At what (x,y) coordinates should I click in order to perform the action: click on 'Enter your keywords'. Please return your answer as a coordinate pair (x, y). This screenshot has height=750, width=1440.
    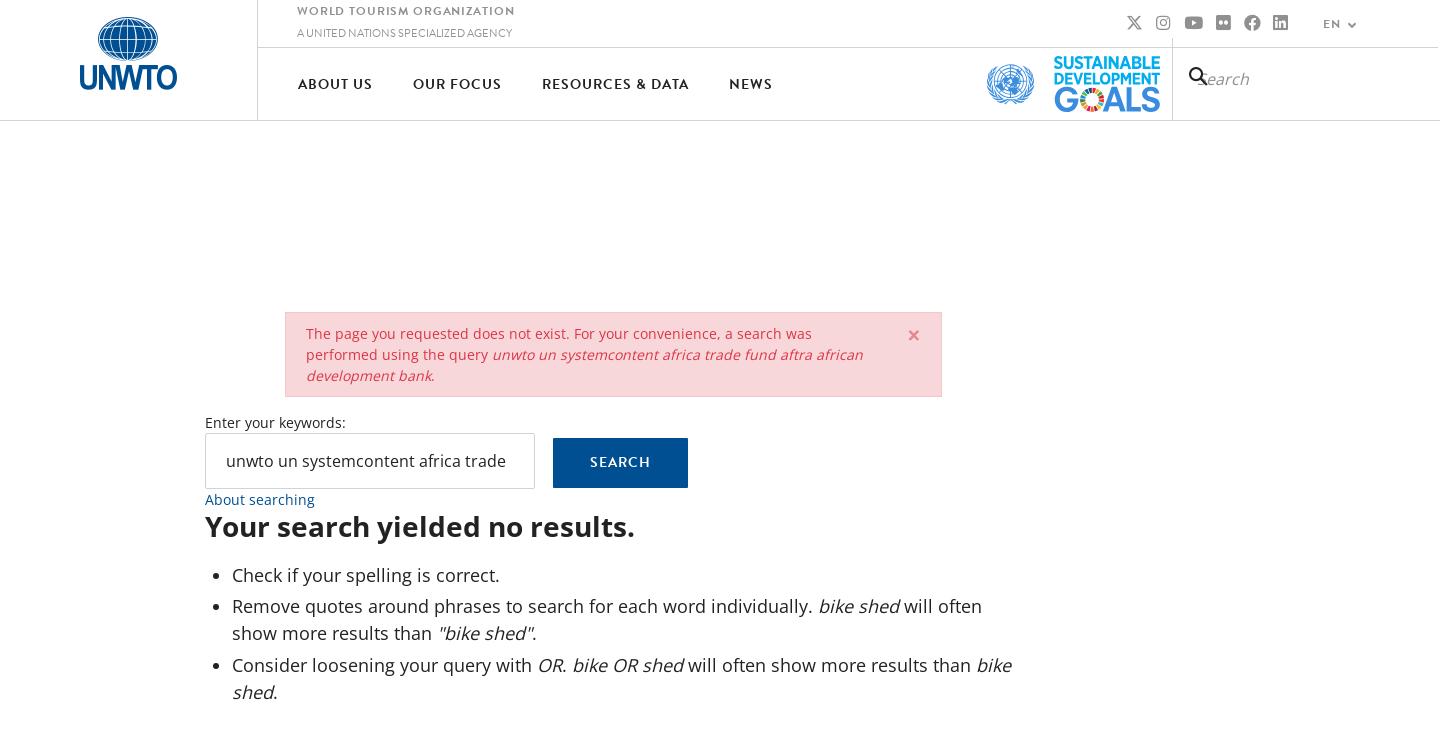
    Looking at the image, I should click on (271, 422).